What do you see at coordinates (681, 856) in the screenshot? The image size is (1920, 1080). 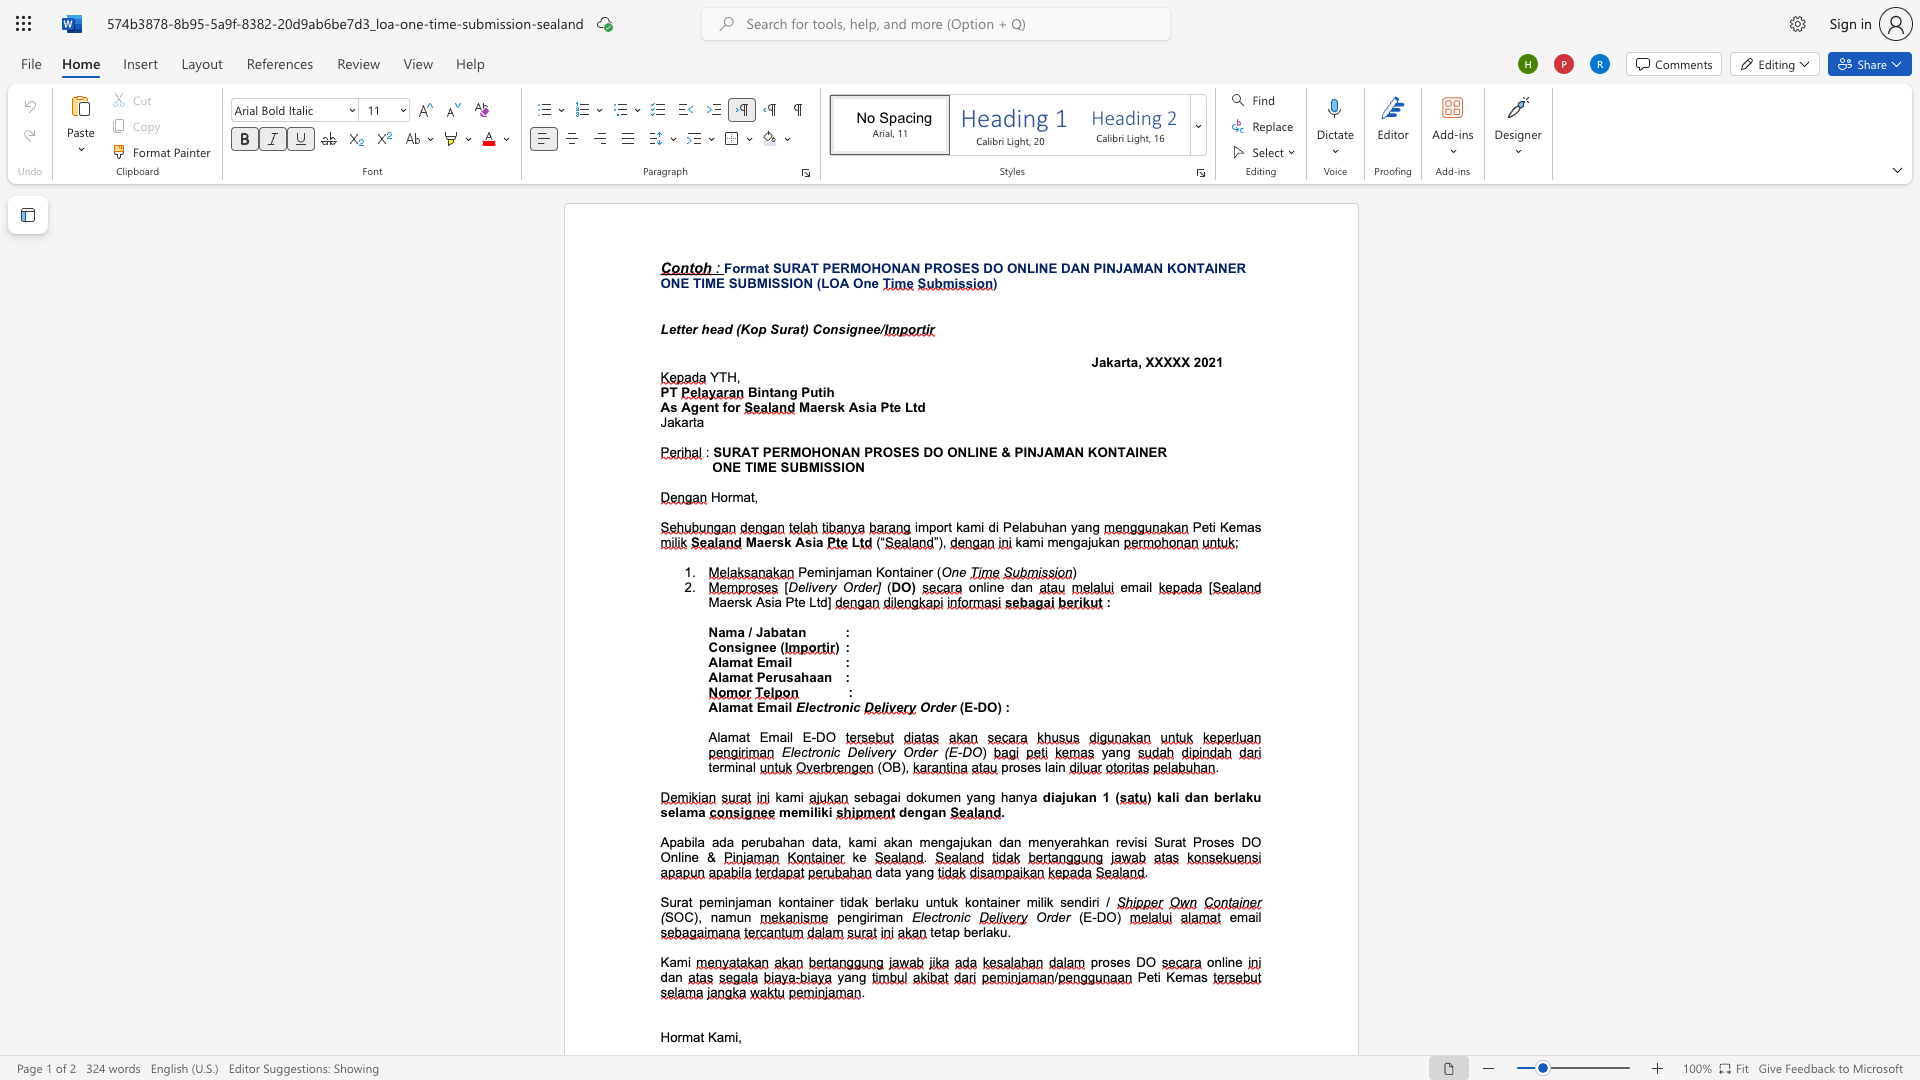 I see `the subset text "ine" within the text "Proses DO Online &"` at bounding box center [681, 856].